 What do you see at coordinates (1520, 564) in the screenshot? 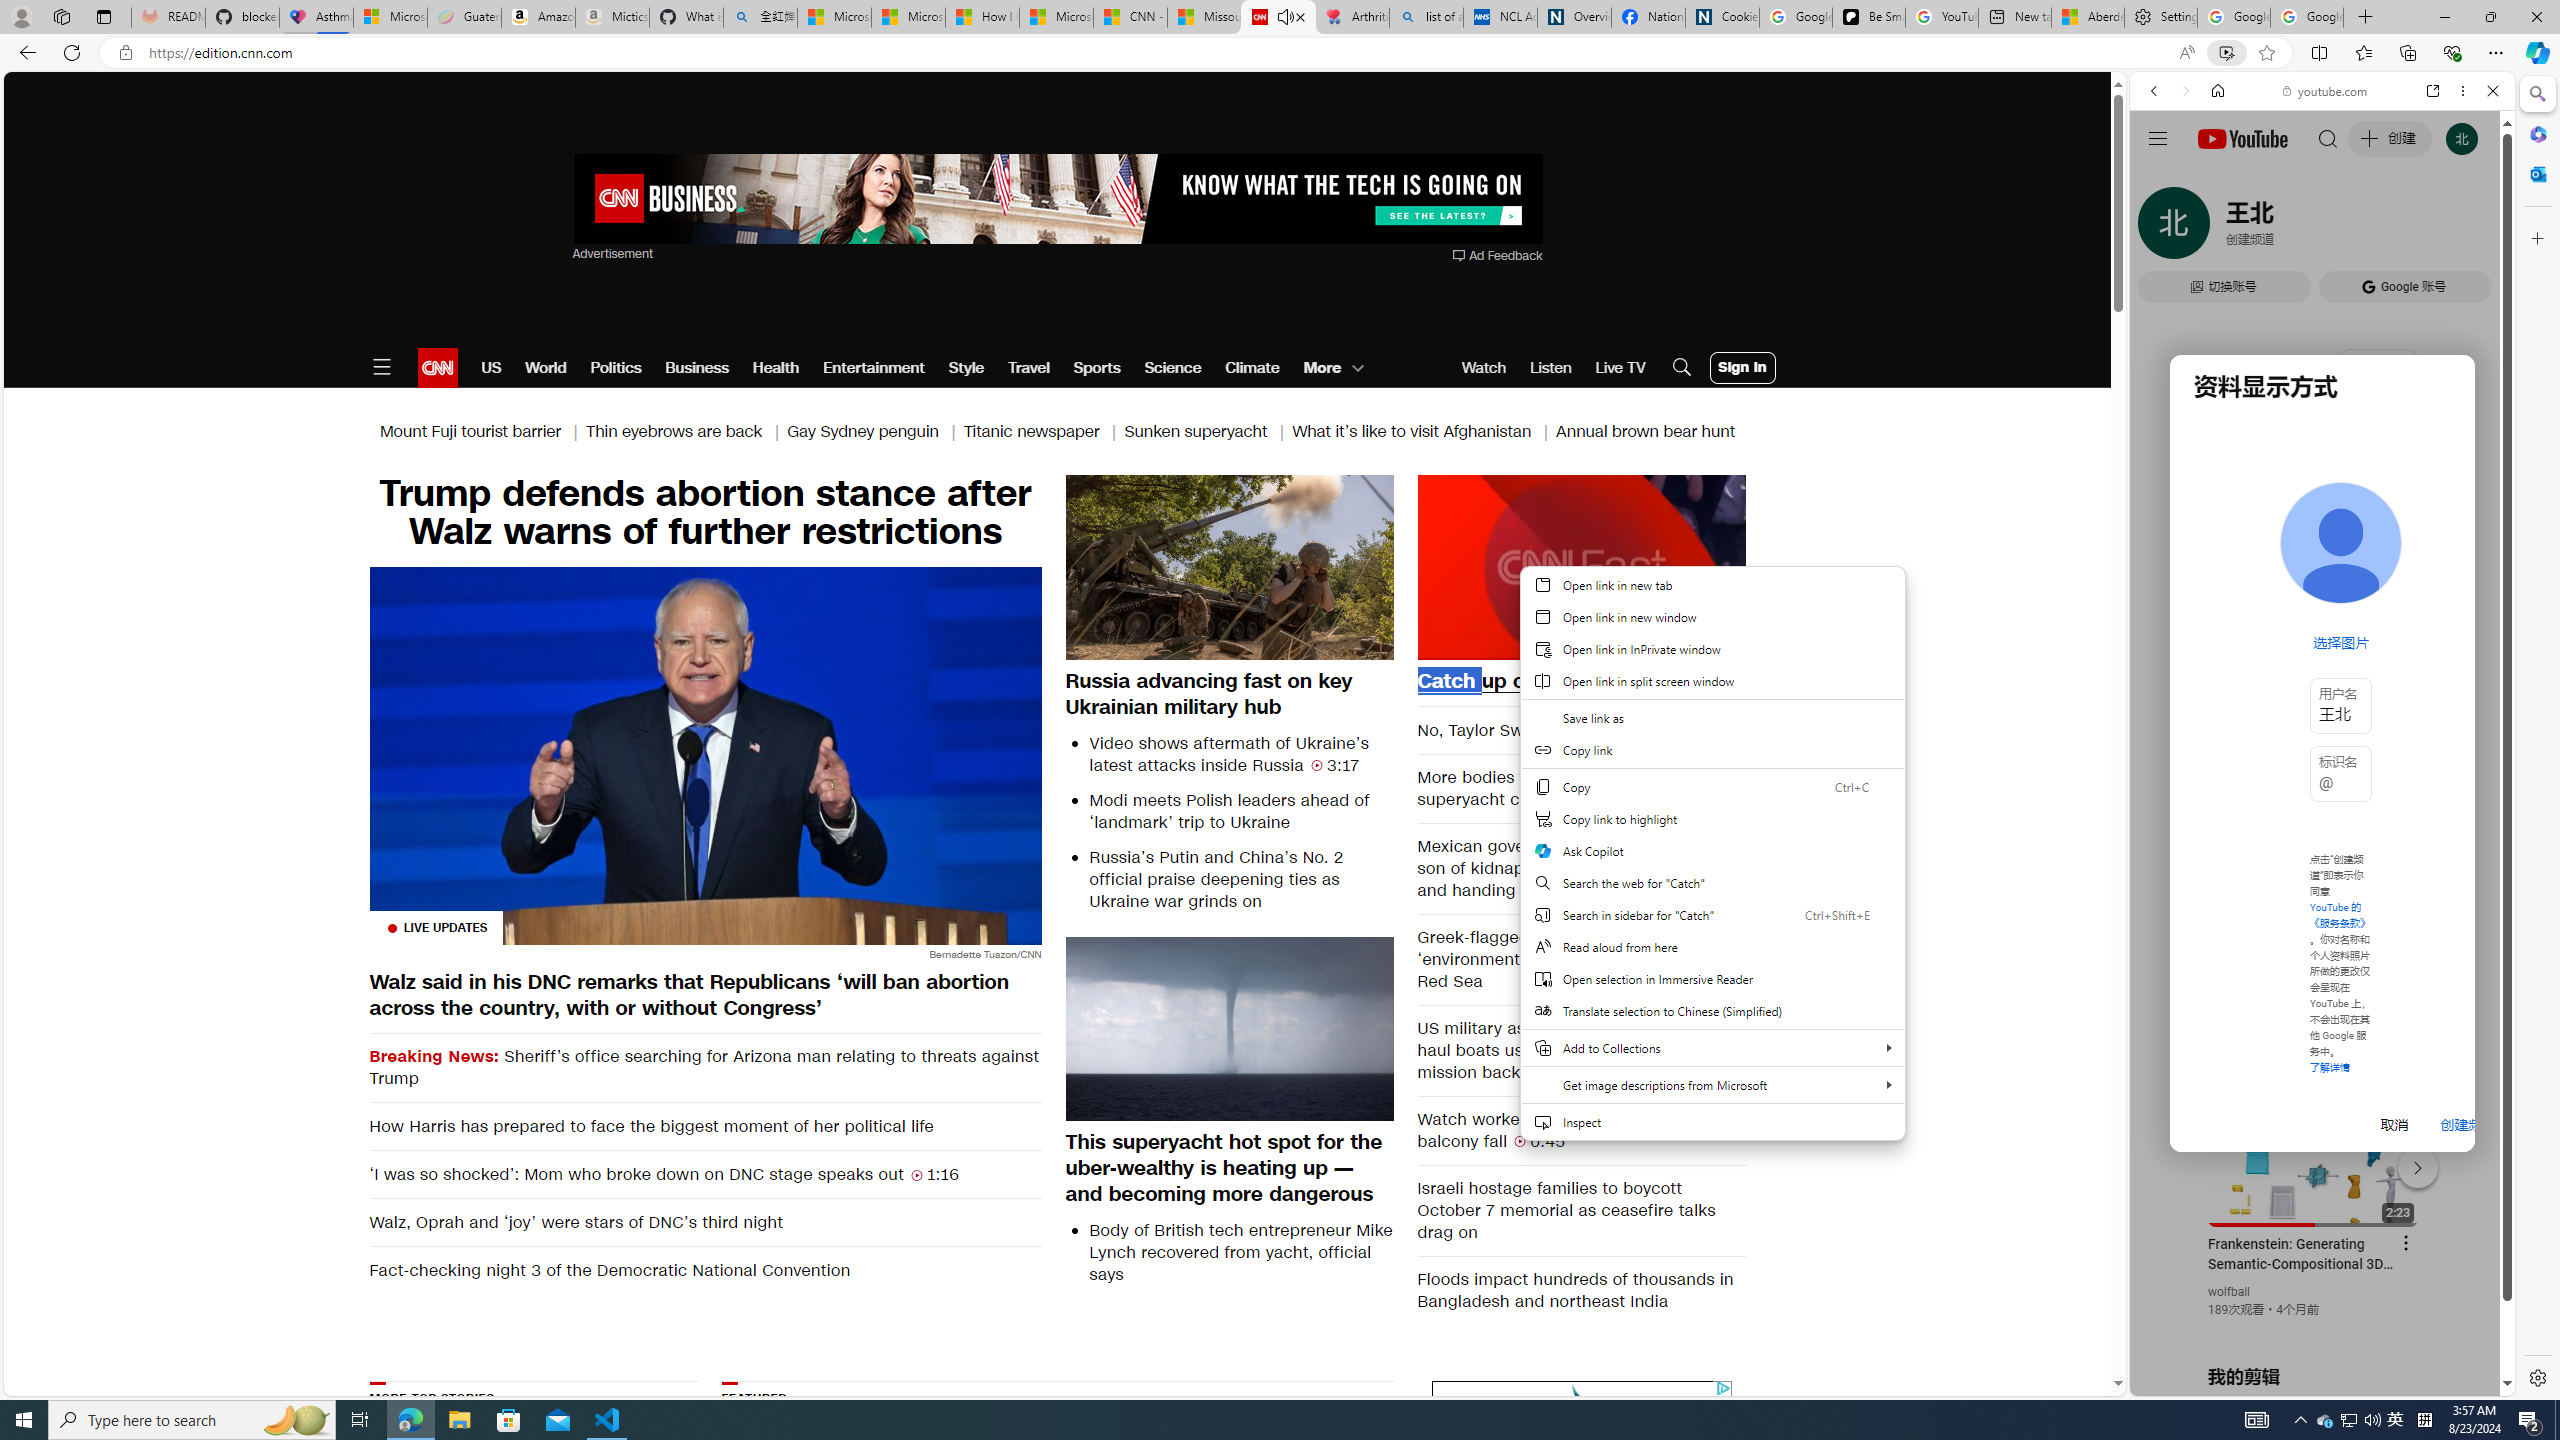
I see `'Backward 10 seconds'` at bounding box center [1520, 564].